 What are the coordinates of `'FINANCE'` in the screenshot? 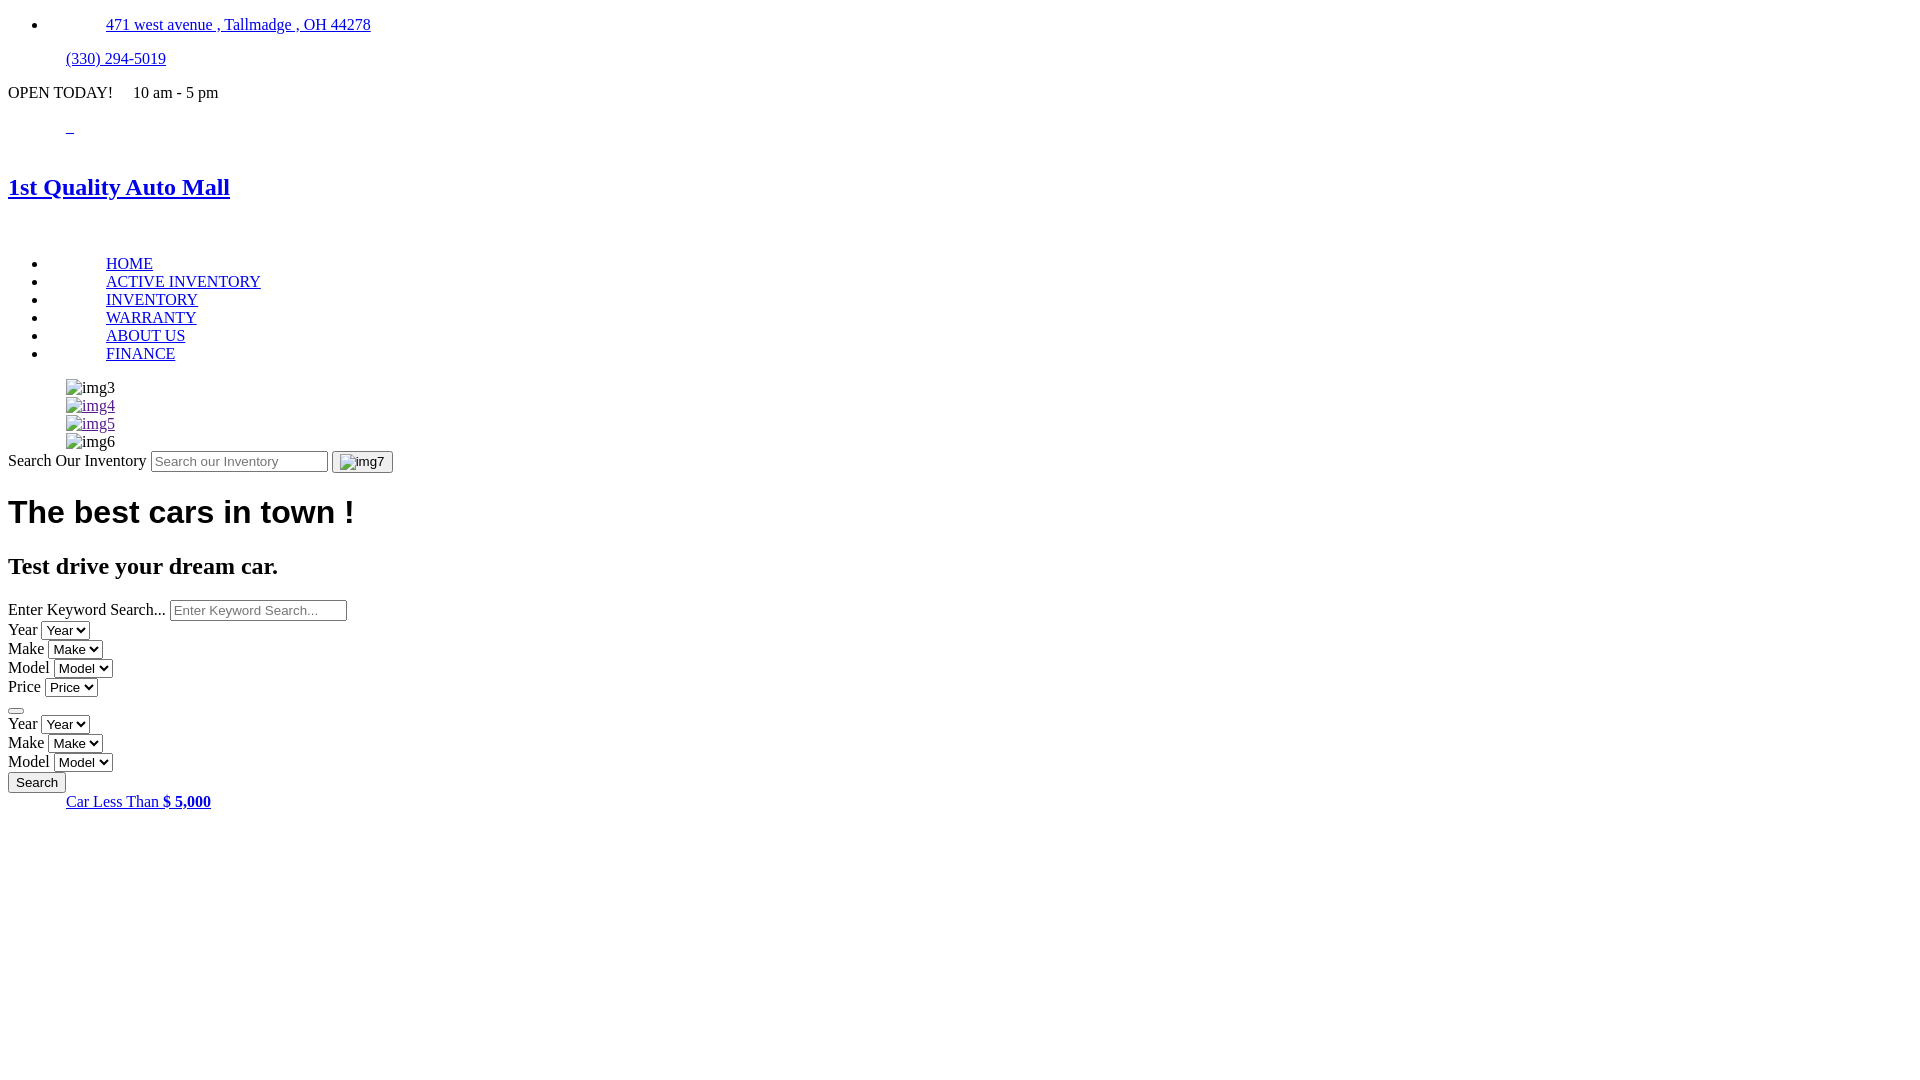 It's located at (139, 352).